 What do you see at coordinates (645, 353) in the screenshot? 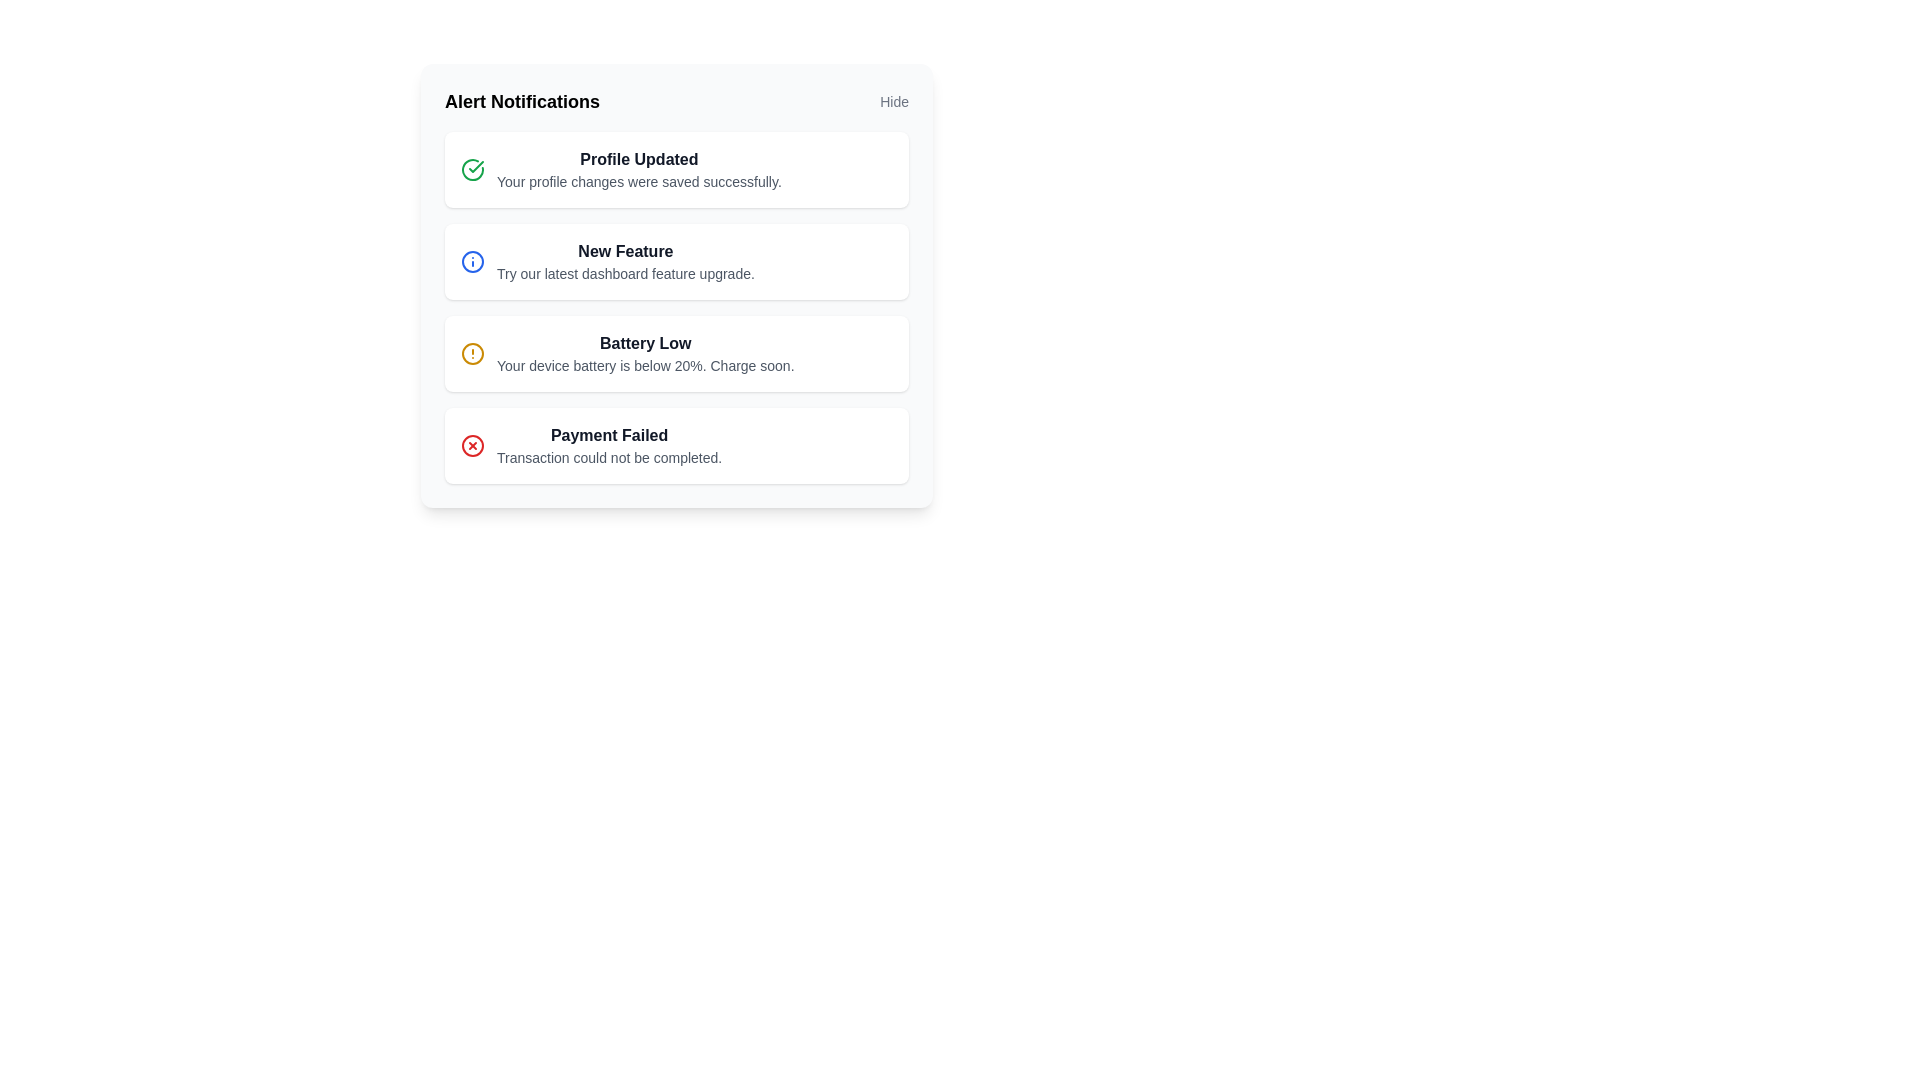
I see `the notification card titled 'Battery Low' which alerts the user about the low battery status, positioned centrally in the notification interface` at bounding box center [645, 353].